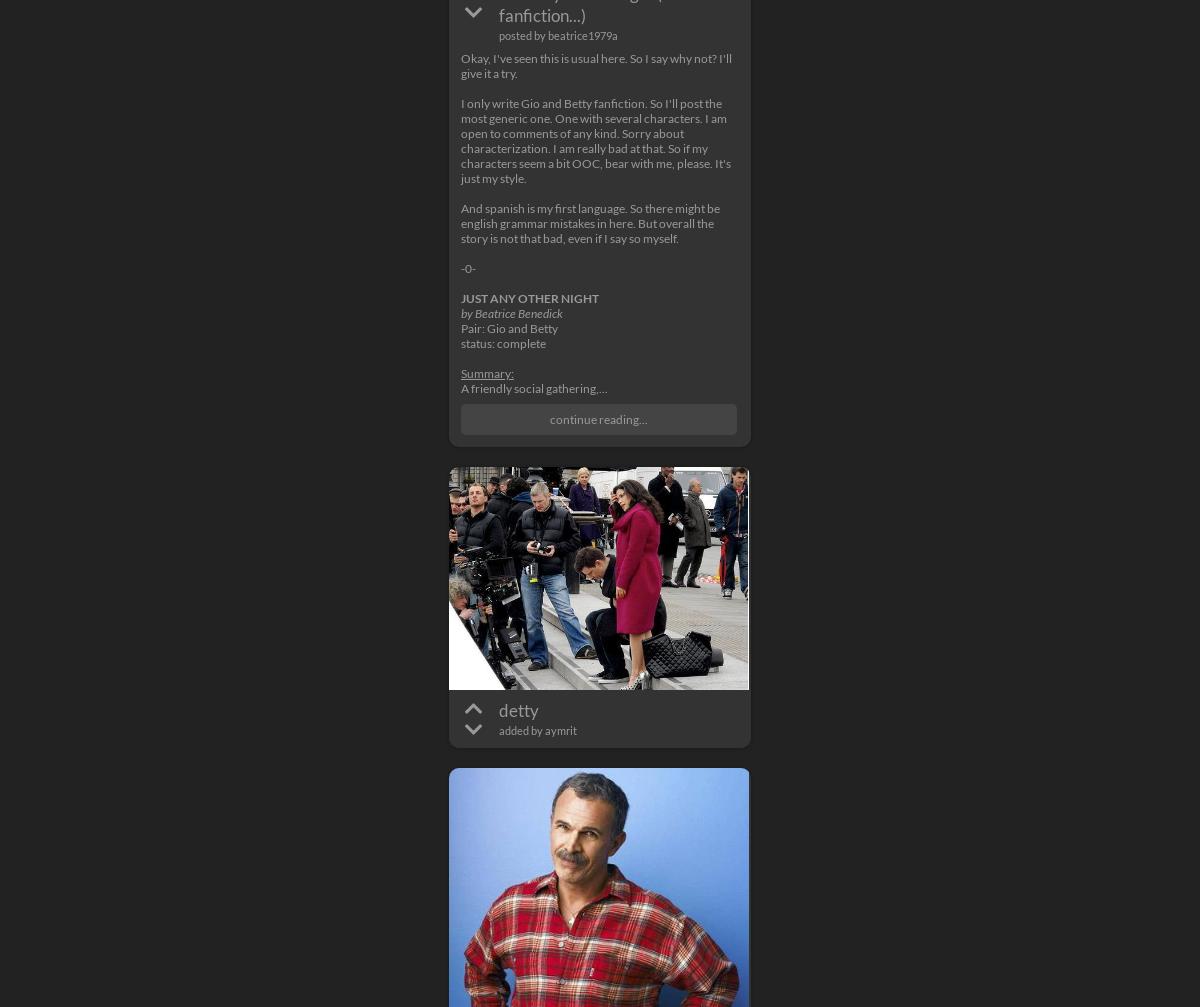  What do you see at coordinates (529, 298) in the screenshot?
I see `'JUST ANY OTHER NIGHT'` at bounding box center [529, 298].